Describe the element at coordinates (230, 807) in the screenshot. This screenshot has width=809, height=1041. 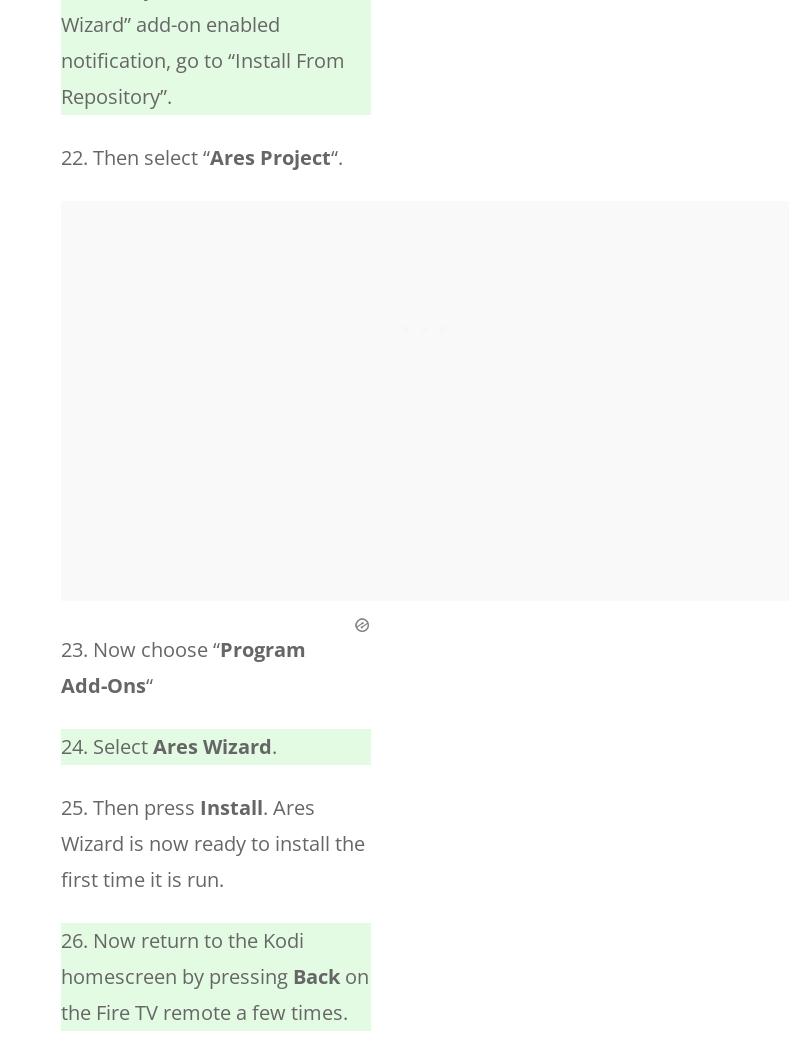
I see `'Install'` at that location.